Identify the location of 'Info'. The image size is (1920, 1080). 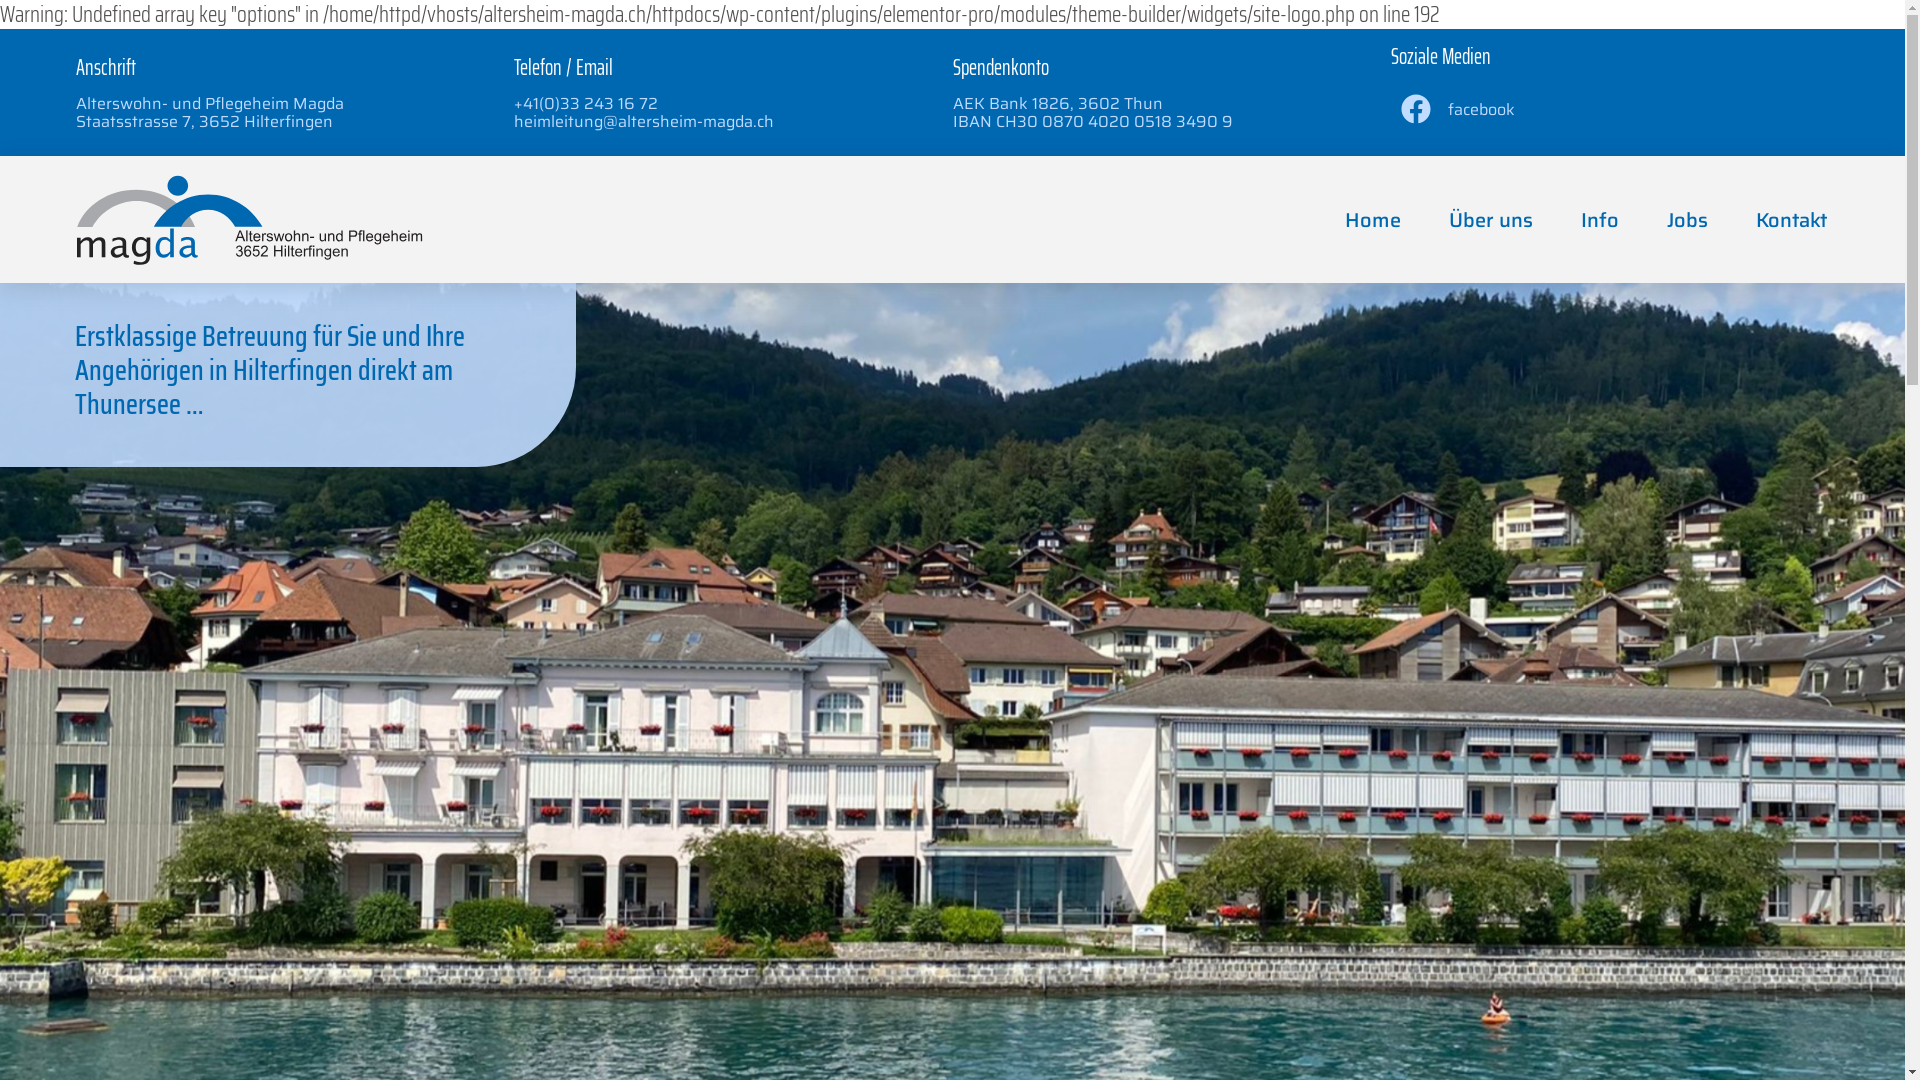
(1598, 219).